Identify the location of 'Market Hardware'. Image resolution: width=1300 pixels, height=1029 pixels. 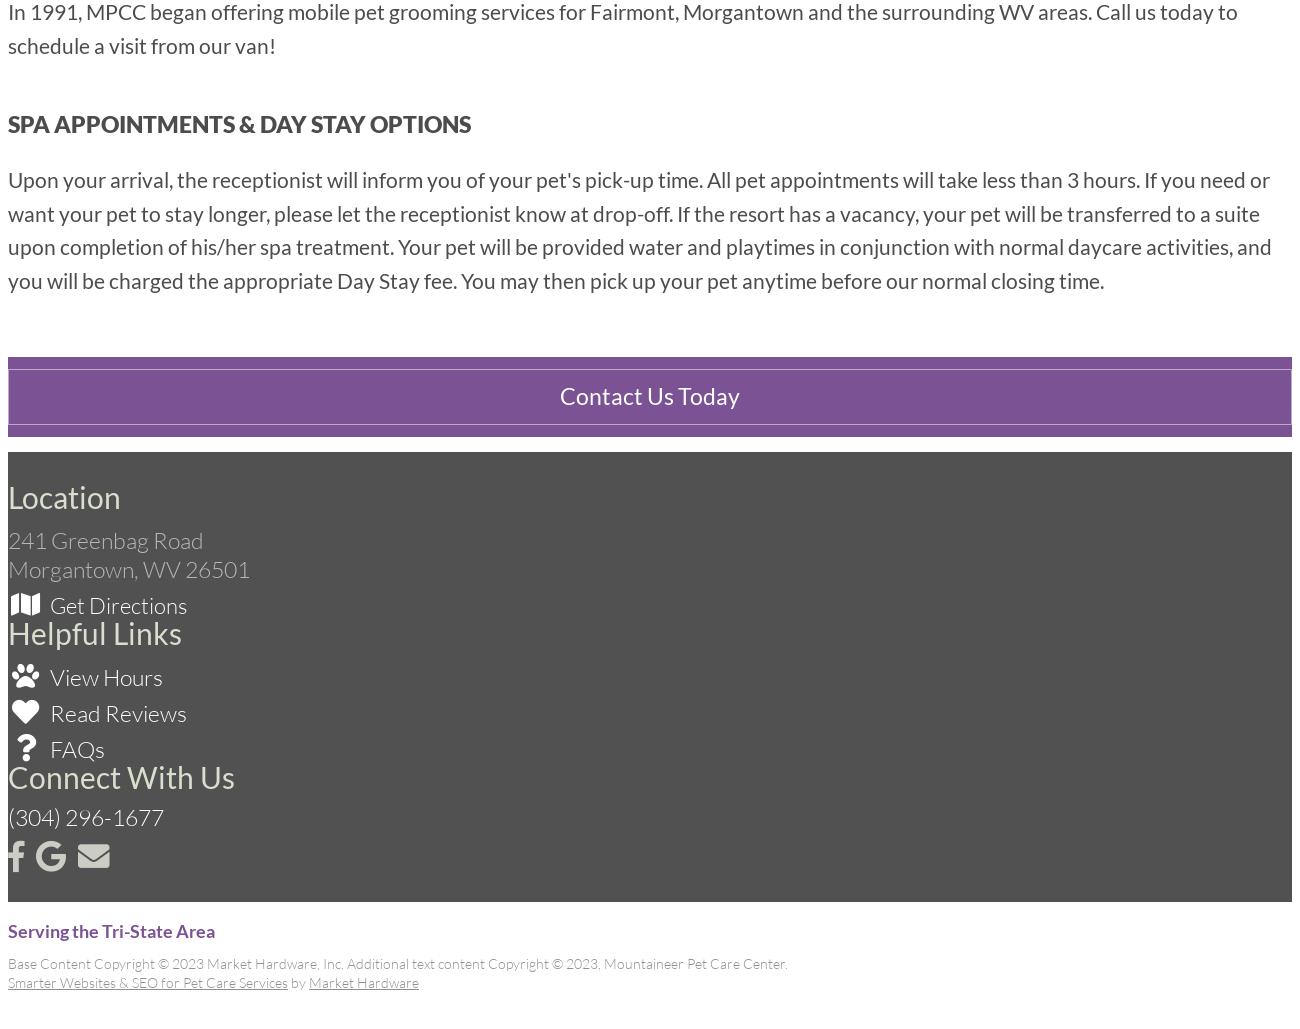
(309, 981).